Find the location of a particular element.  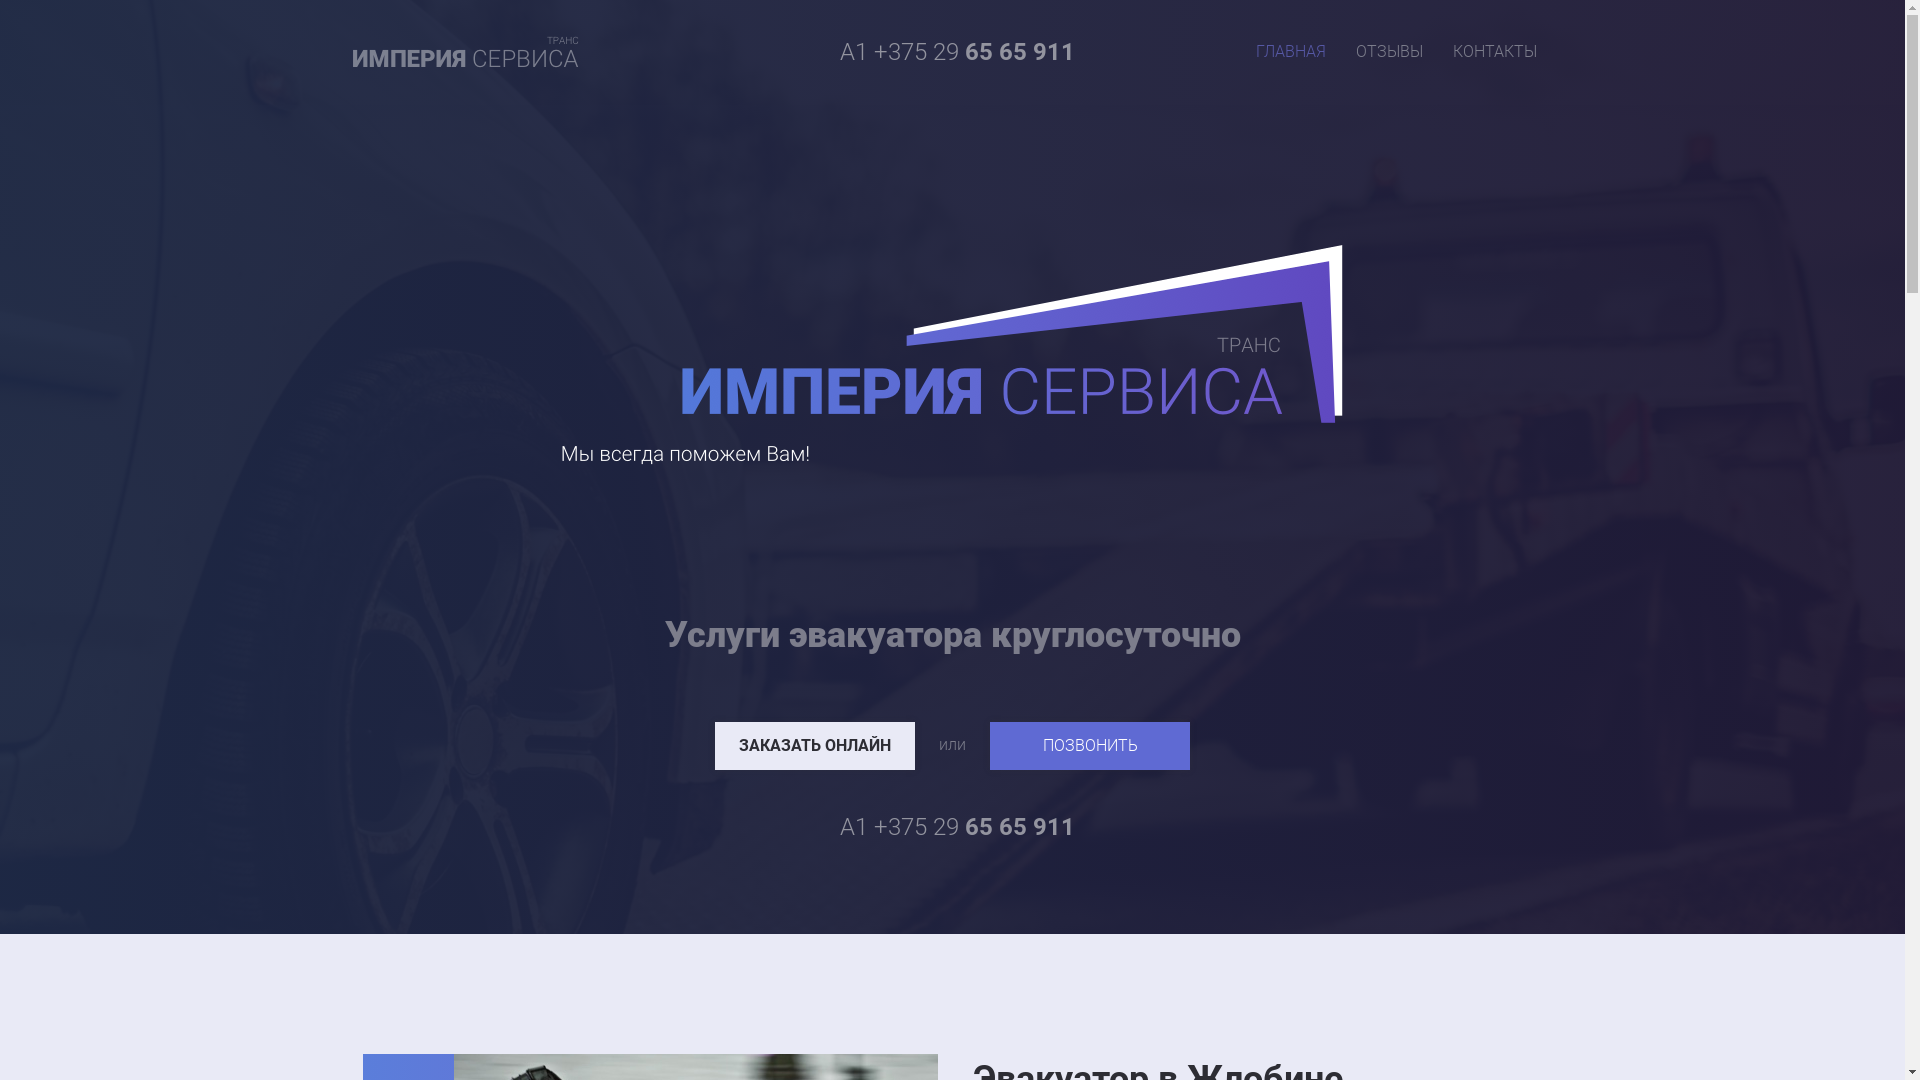

'A1 +375 29 65 65 911' is located at coordinates (956, 826).